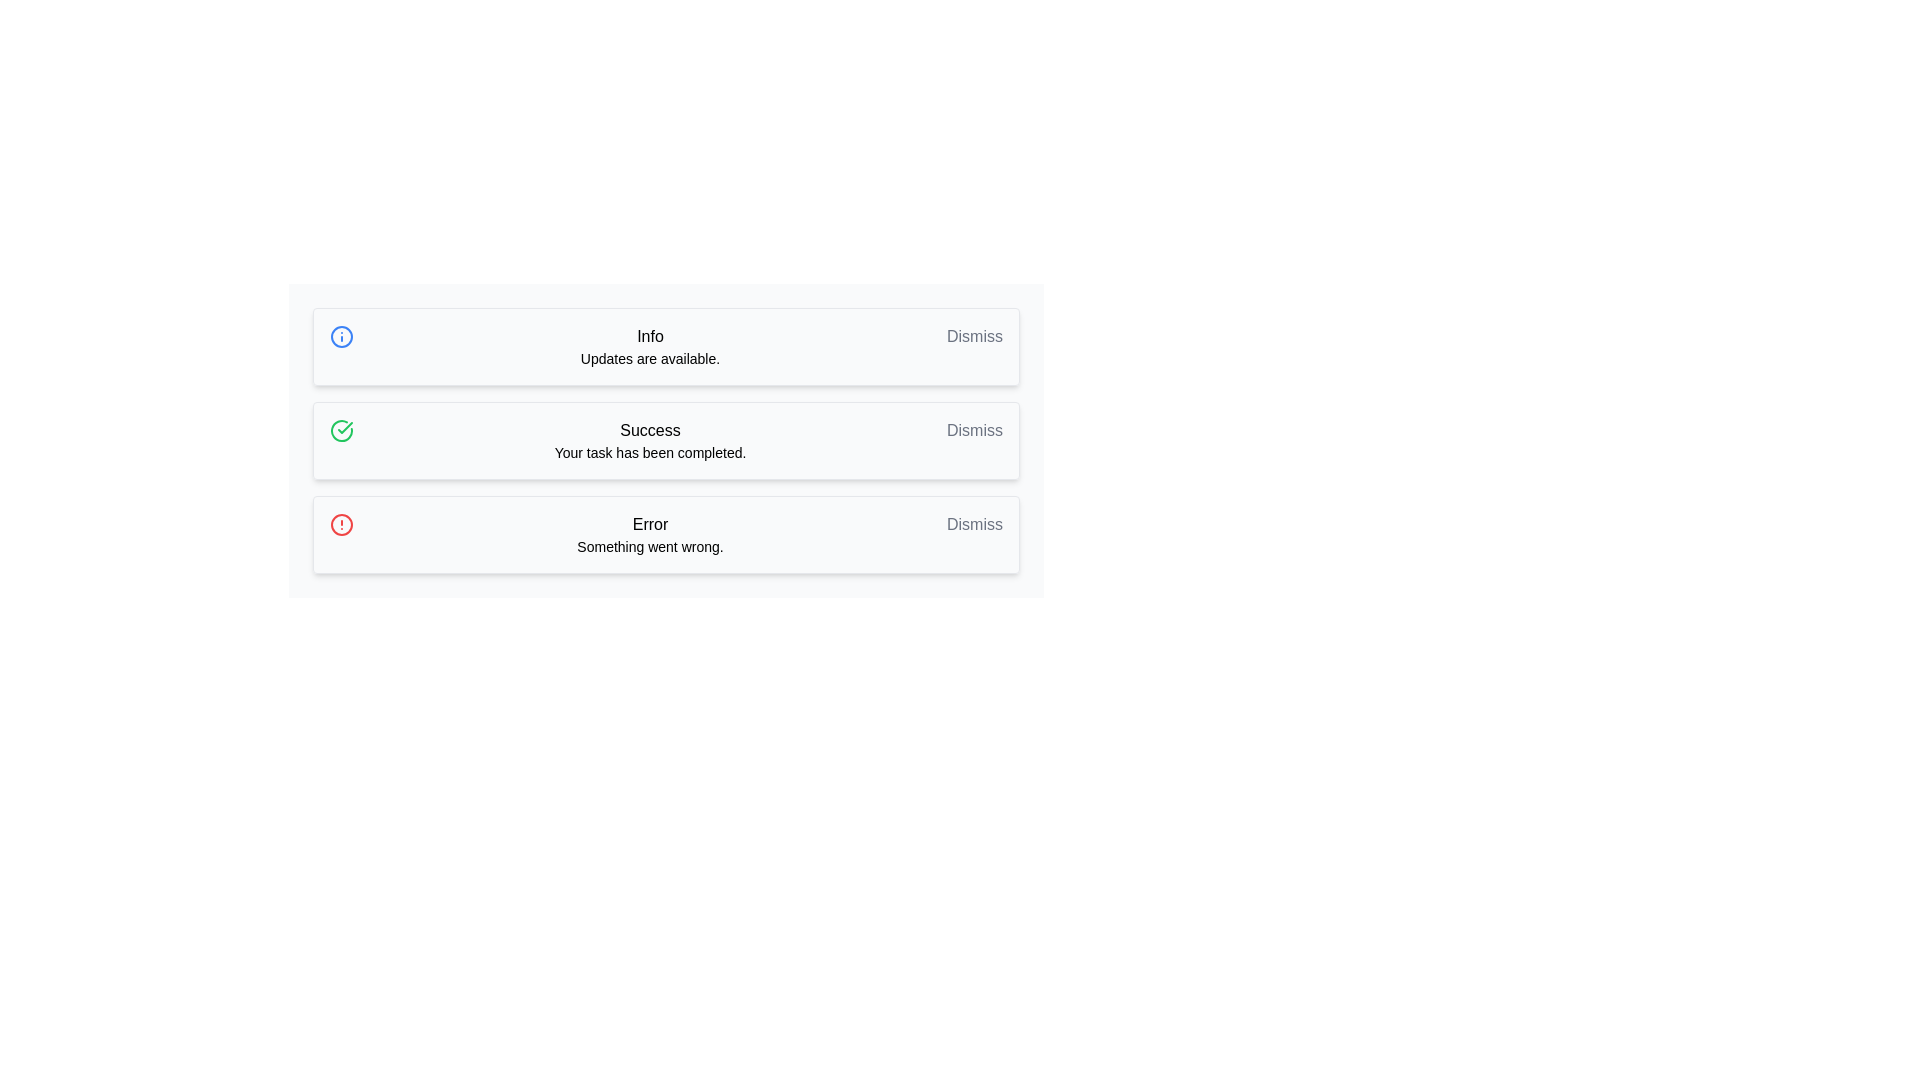 The image size is (1920, 1080). I want to click on the circular green icon with a white checkmark that indicates a successful state, located on the left side of the 'Success Your task has been completed.' notification box, so click(341, 430).